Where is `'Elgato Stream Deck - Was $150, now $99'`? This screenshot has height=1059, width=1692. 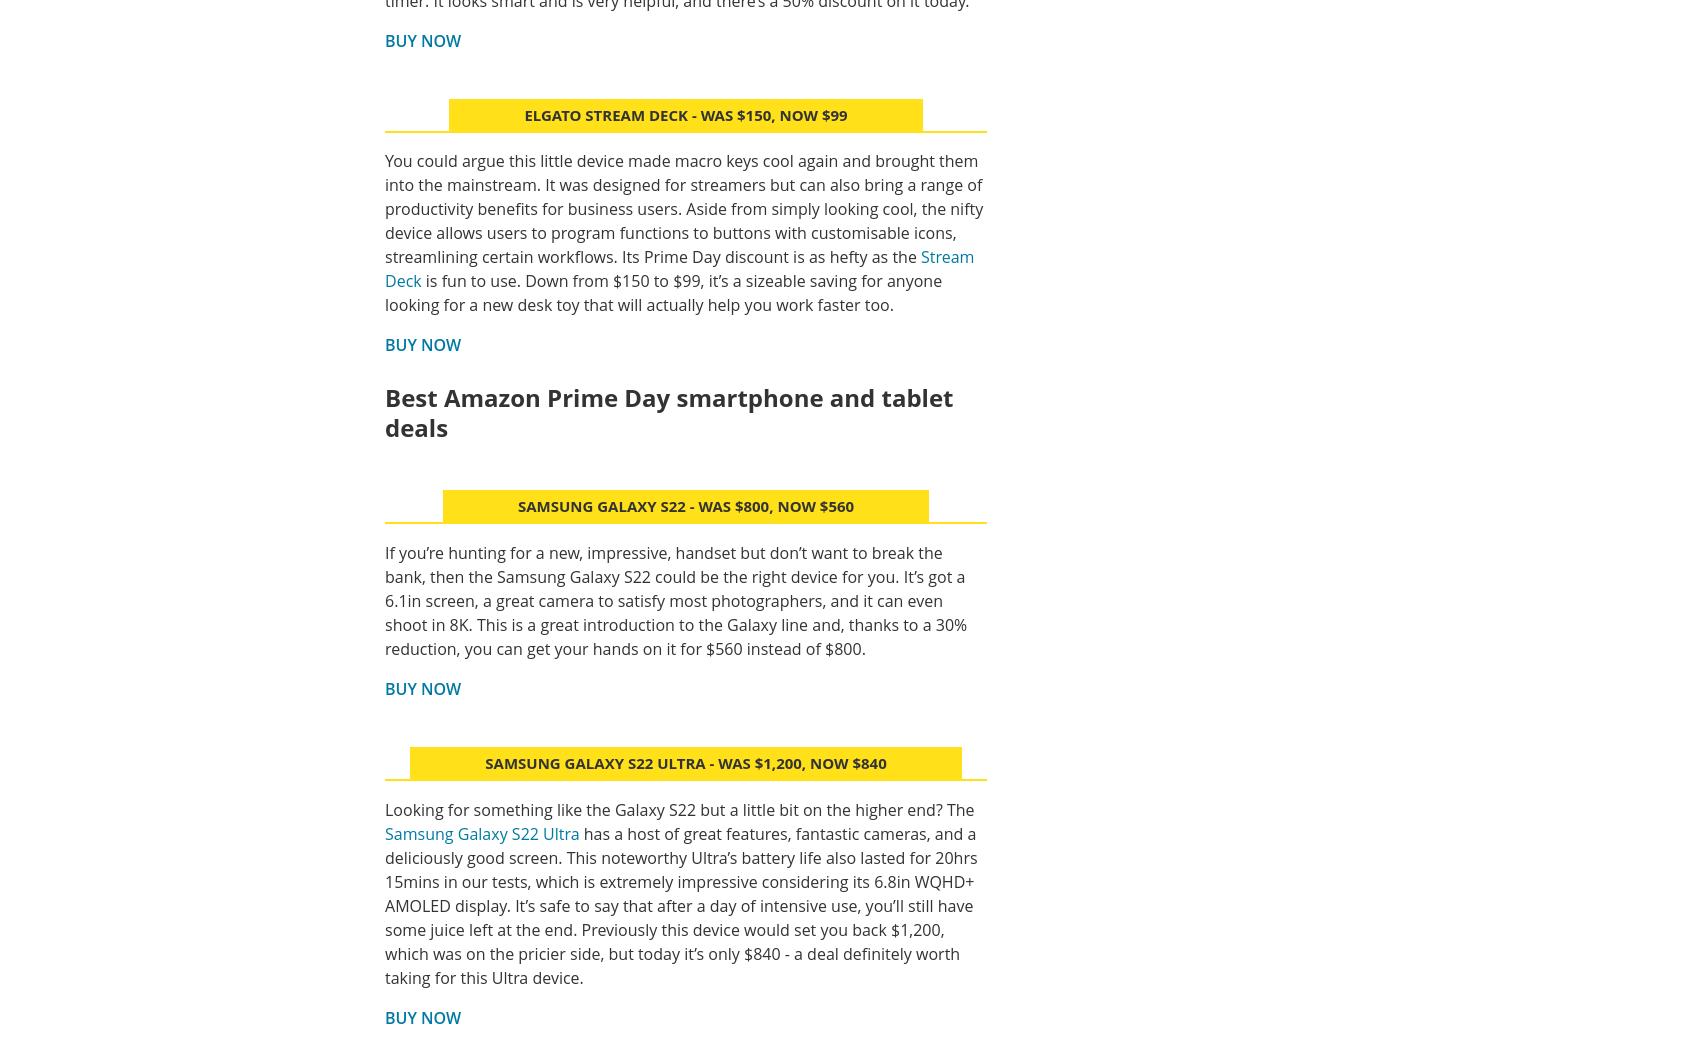
'Elgato Stream Deck - Was $150, now $99' is located at coordinates (685, 112).